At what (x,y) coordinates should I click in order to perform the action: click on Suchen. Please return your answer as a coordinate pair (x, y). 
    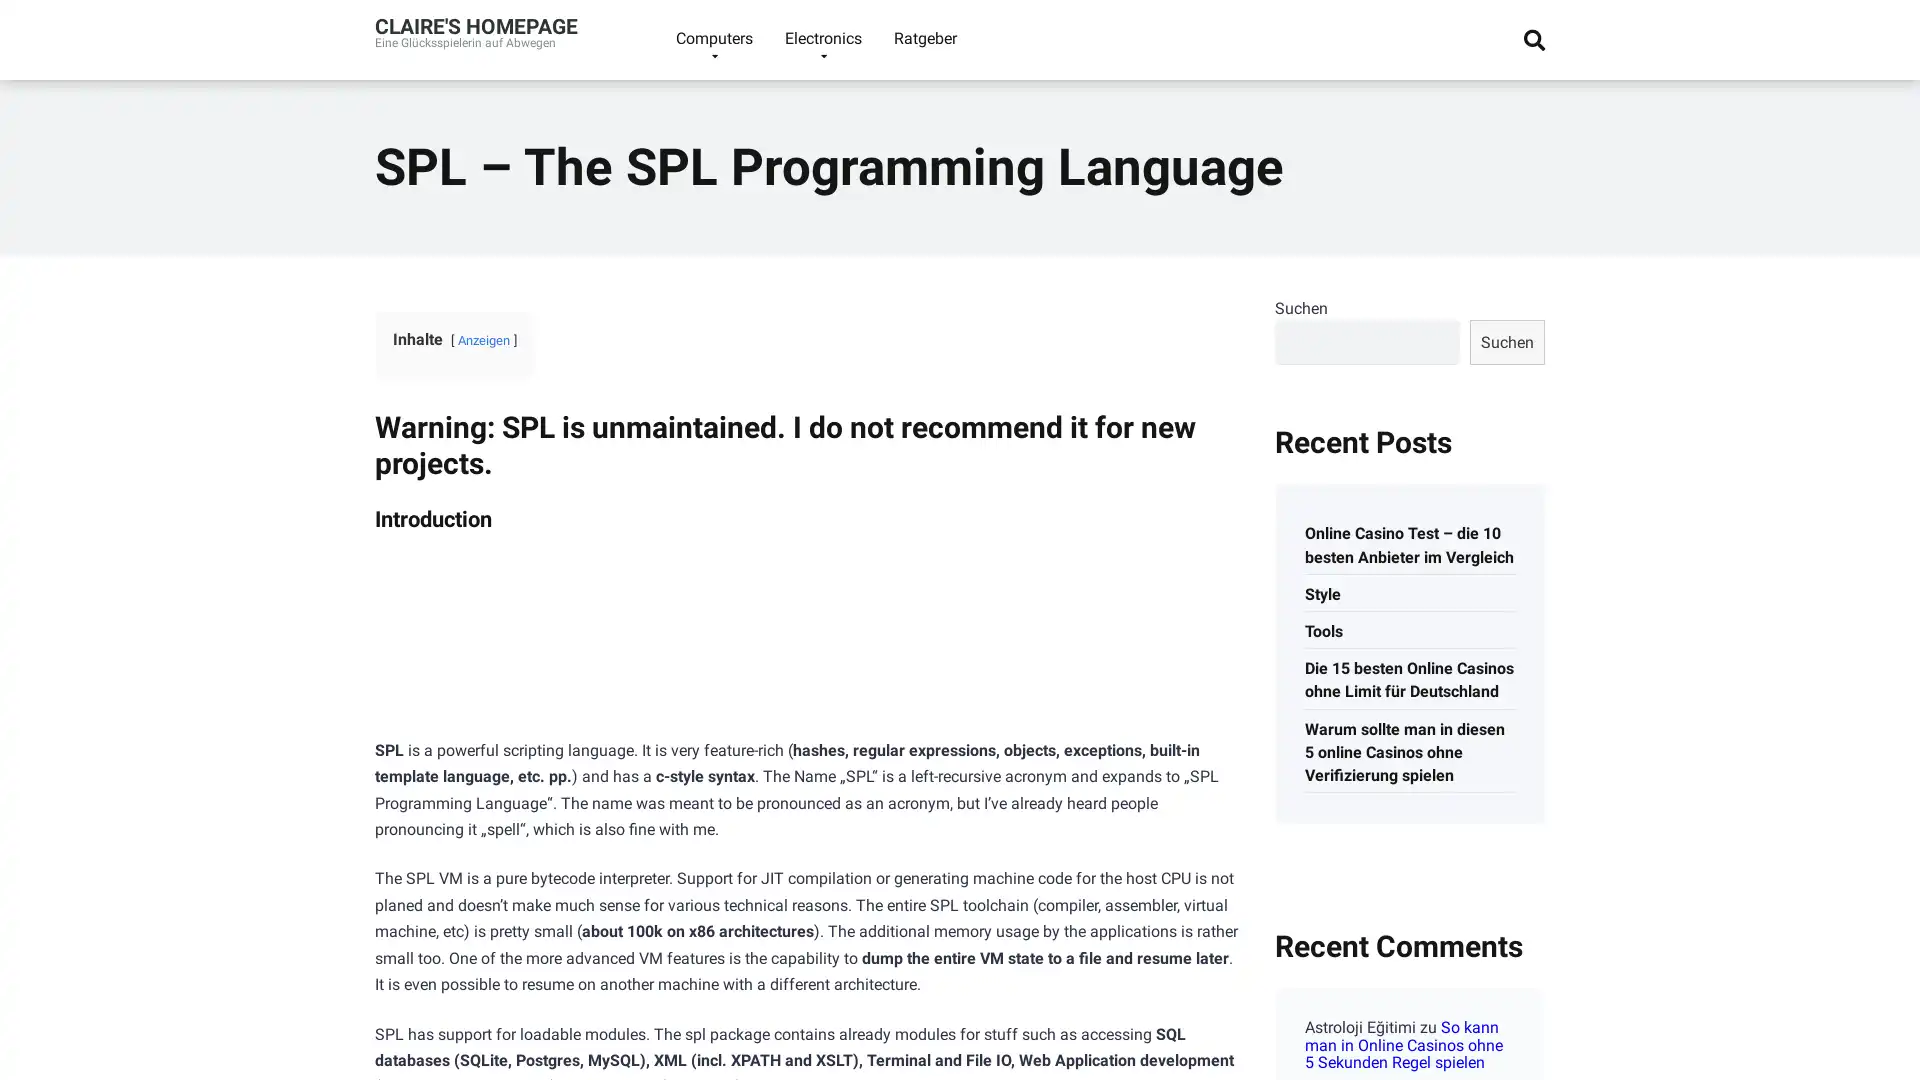
    Looking at the image, I should click on (1507, 340).